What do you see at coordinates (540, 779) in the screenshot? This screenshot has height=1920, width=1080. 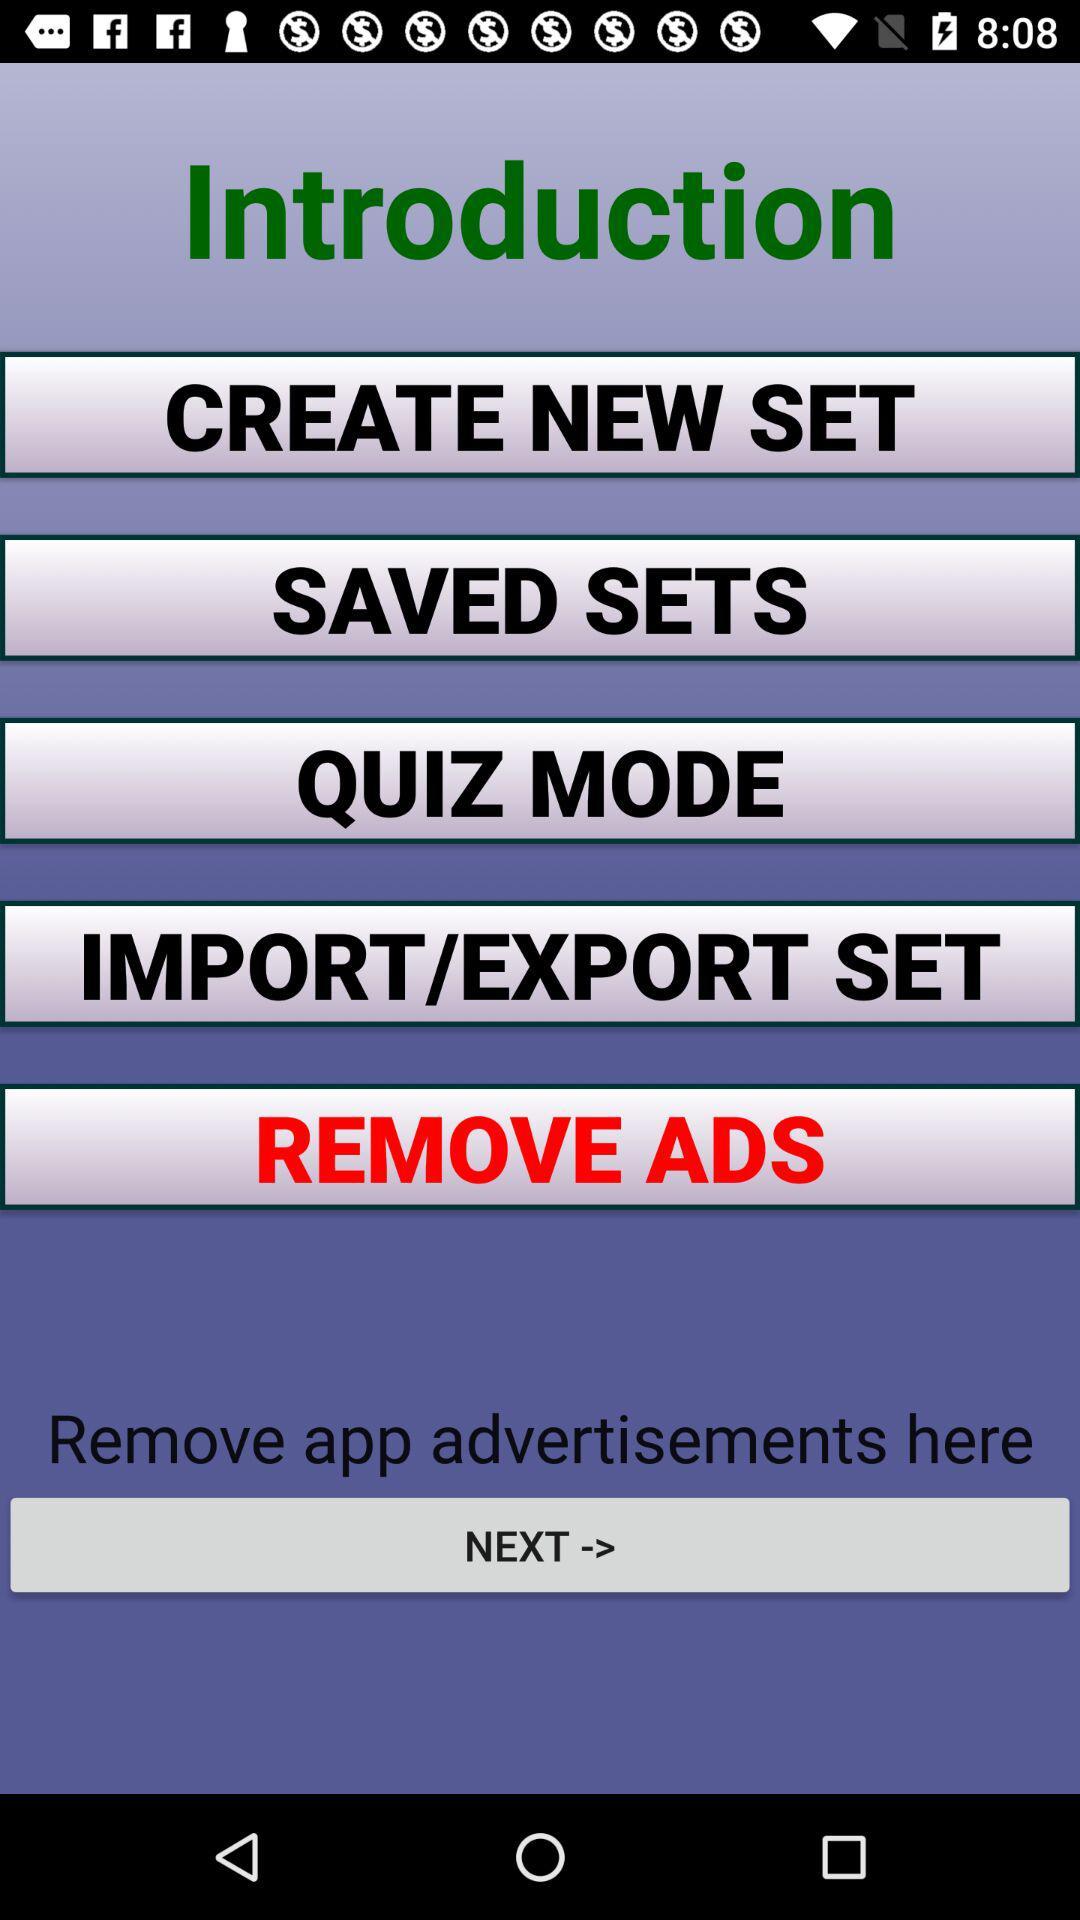 I see `the item above the import/export set item` at bounding box center [540, 779].